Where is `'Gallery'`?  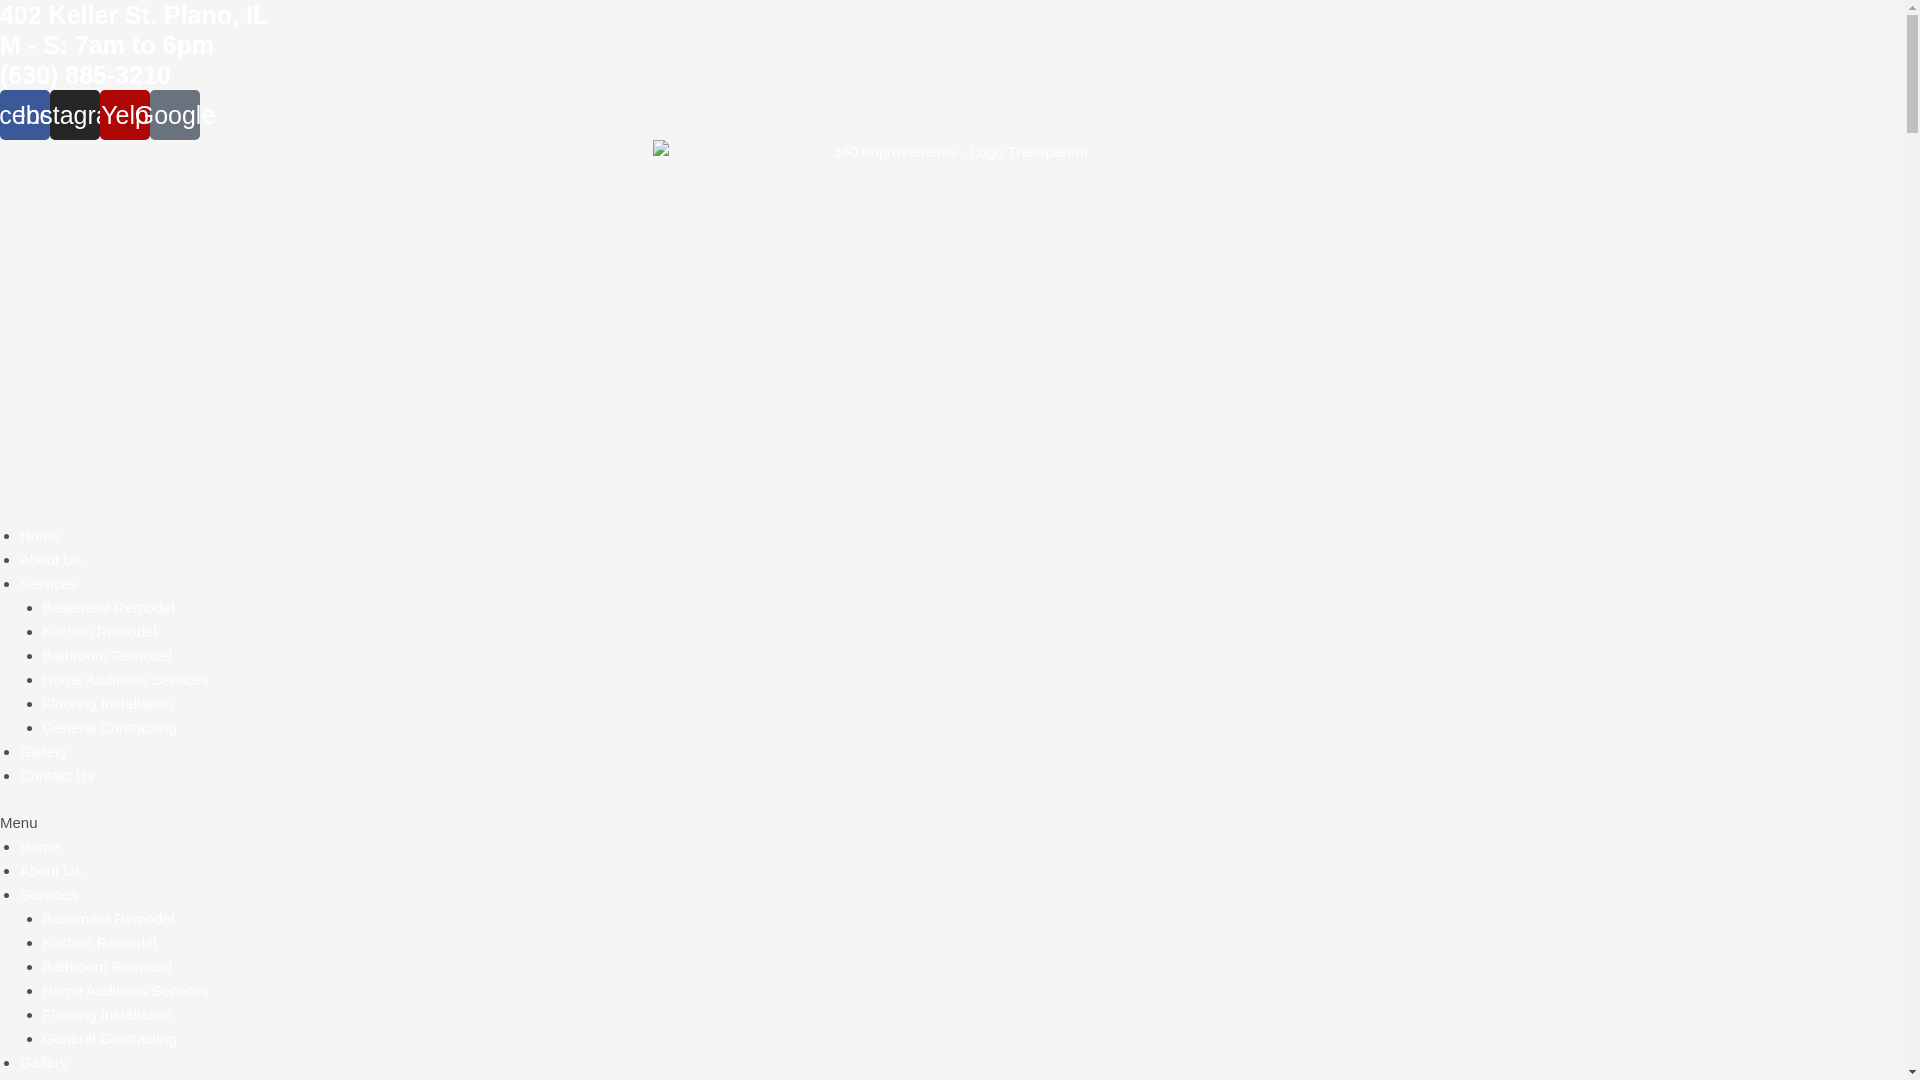 'Gallery' is located at coordinates (19, 1061).